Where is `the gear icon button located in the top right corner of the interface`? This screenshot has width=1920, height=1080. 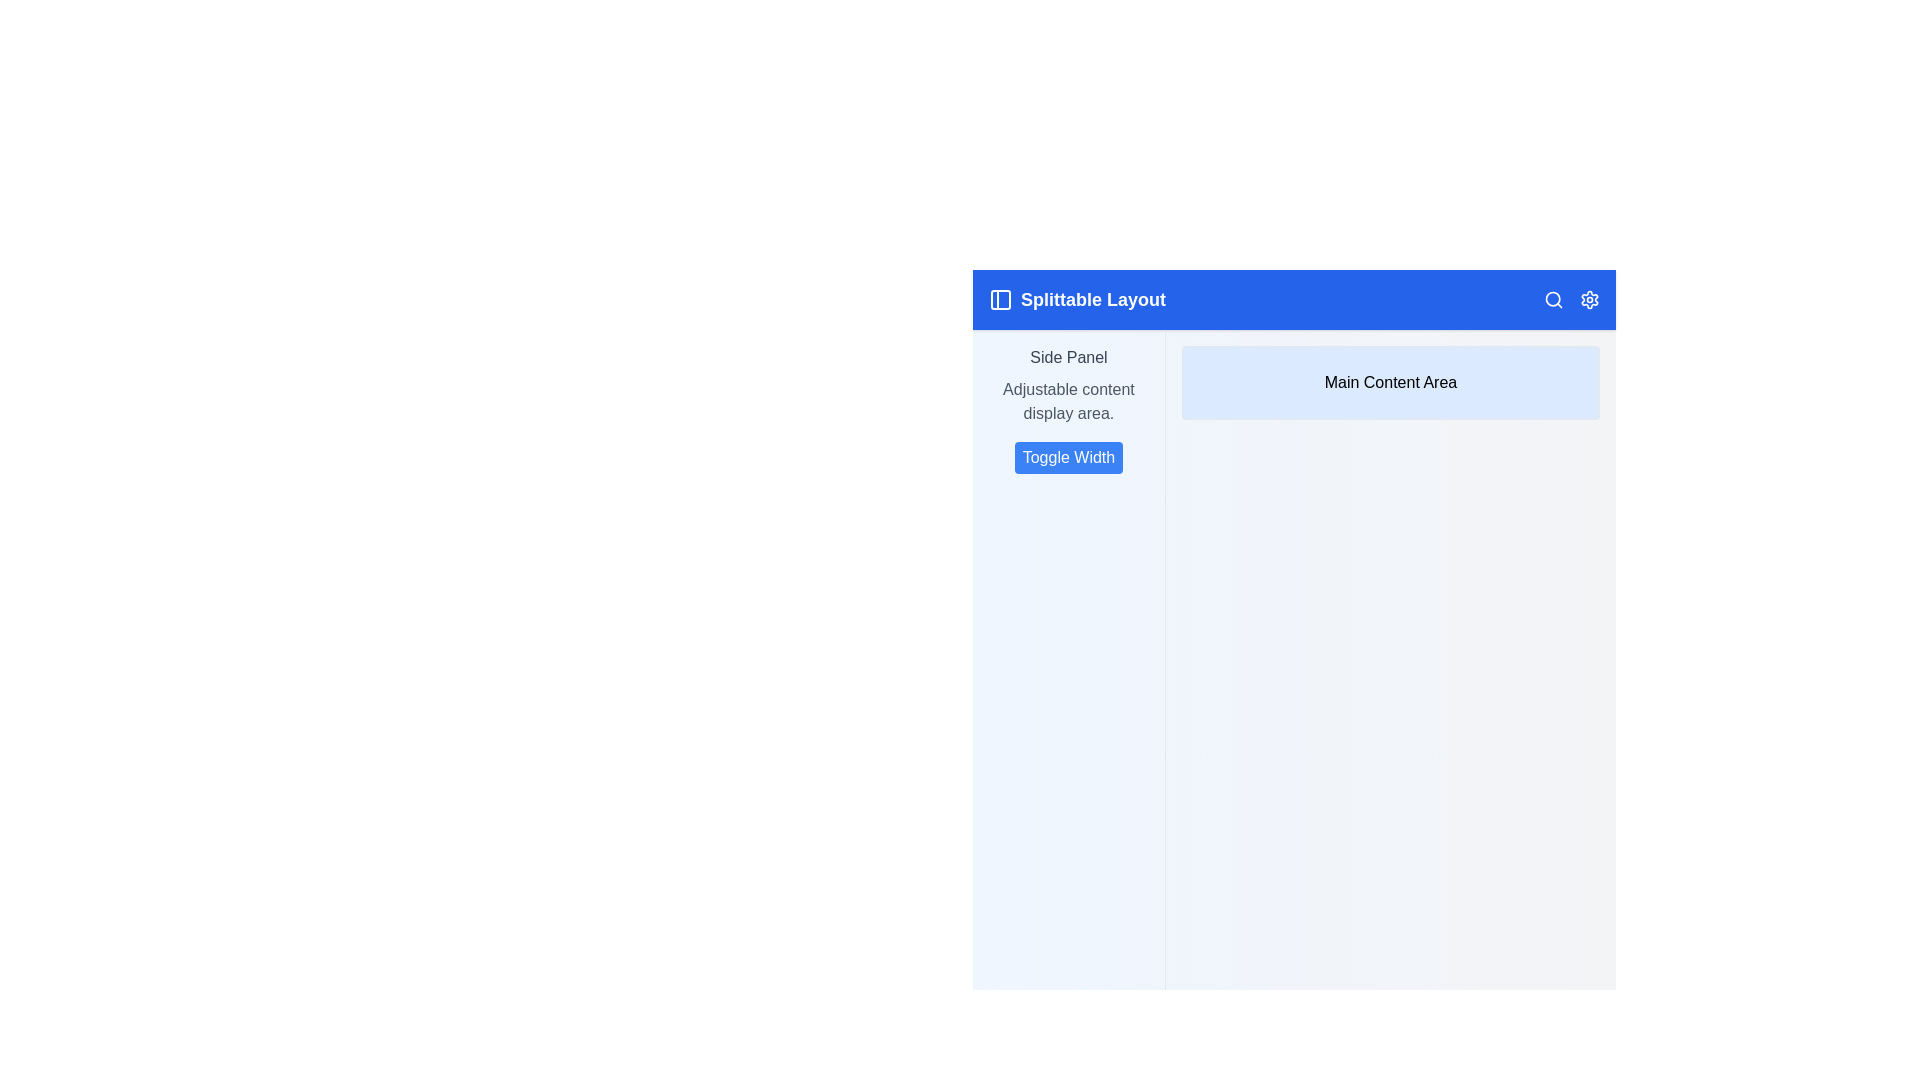
the gear icon button located in the top right corner of the interface is located at coordinates (1588, 300).